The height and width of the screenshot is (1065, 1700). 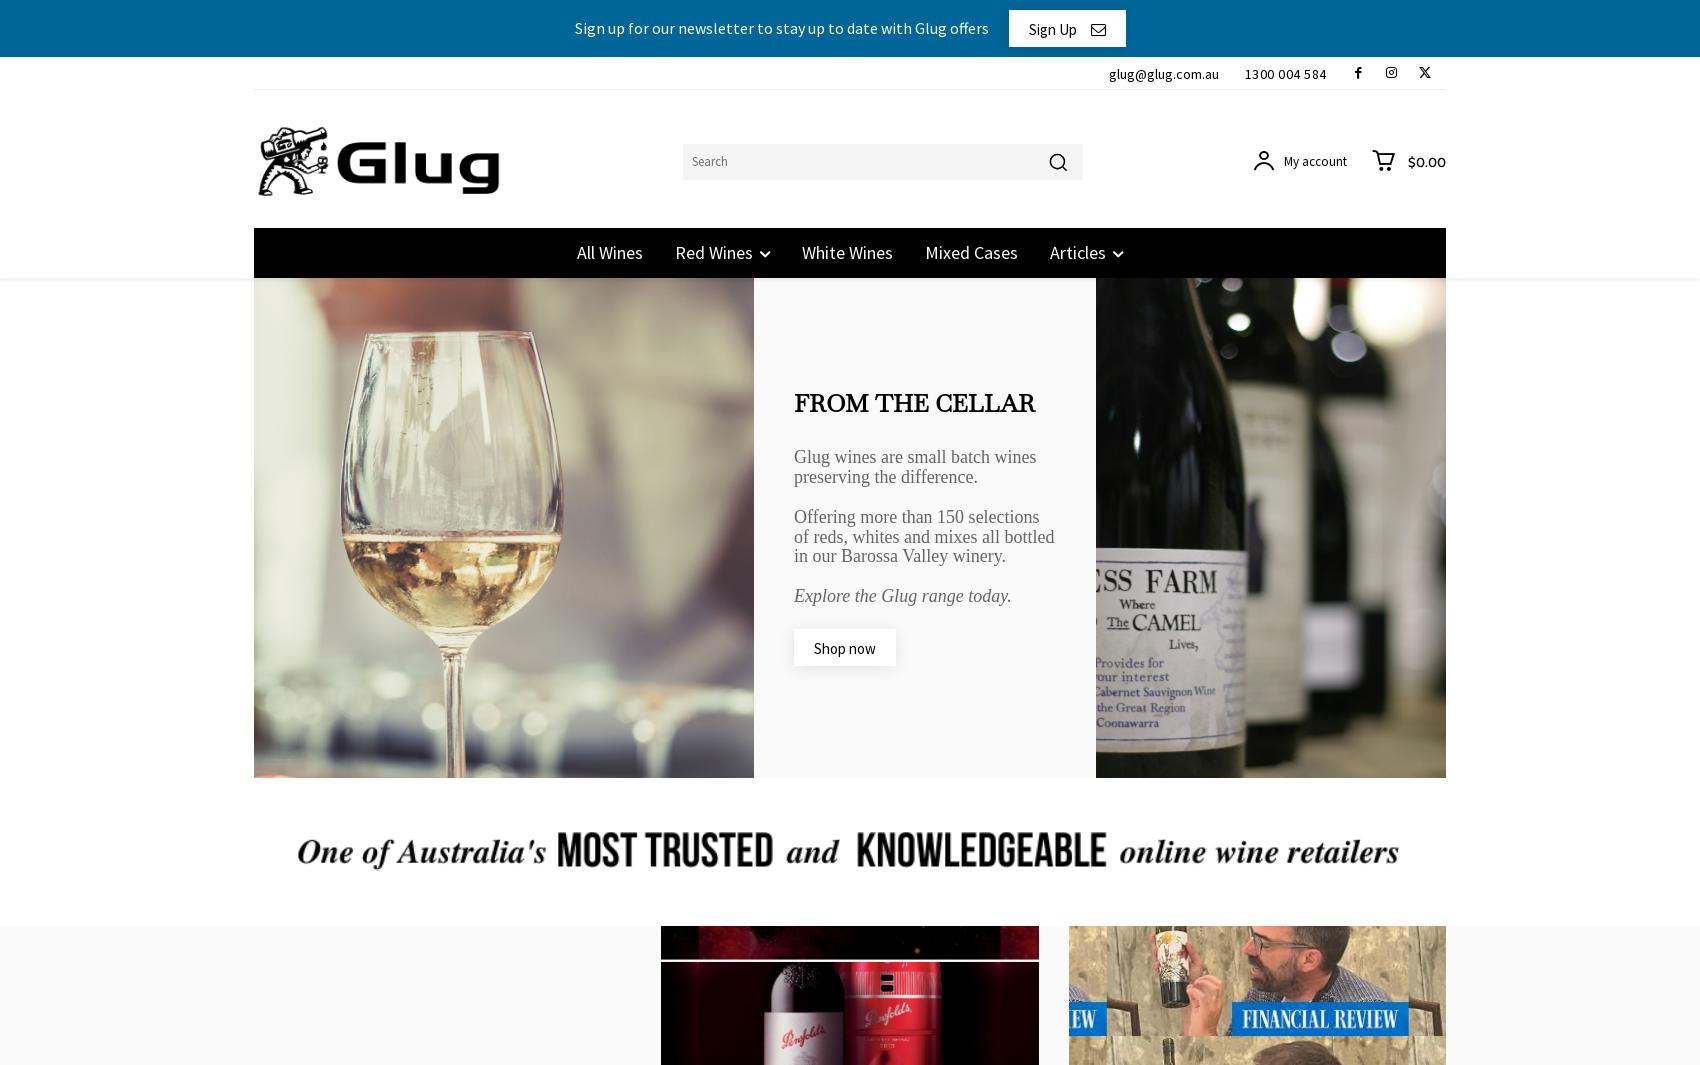 What do you see at coordinates (575, 250) in the screenshot?
I see `'All Wines'` at bounding box center [575, 250].